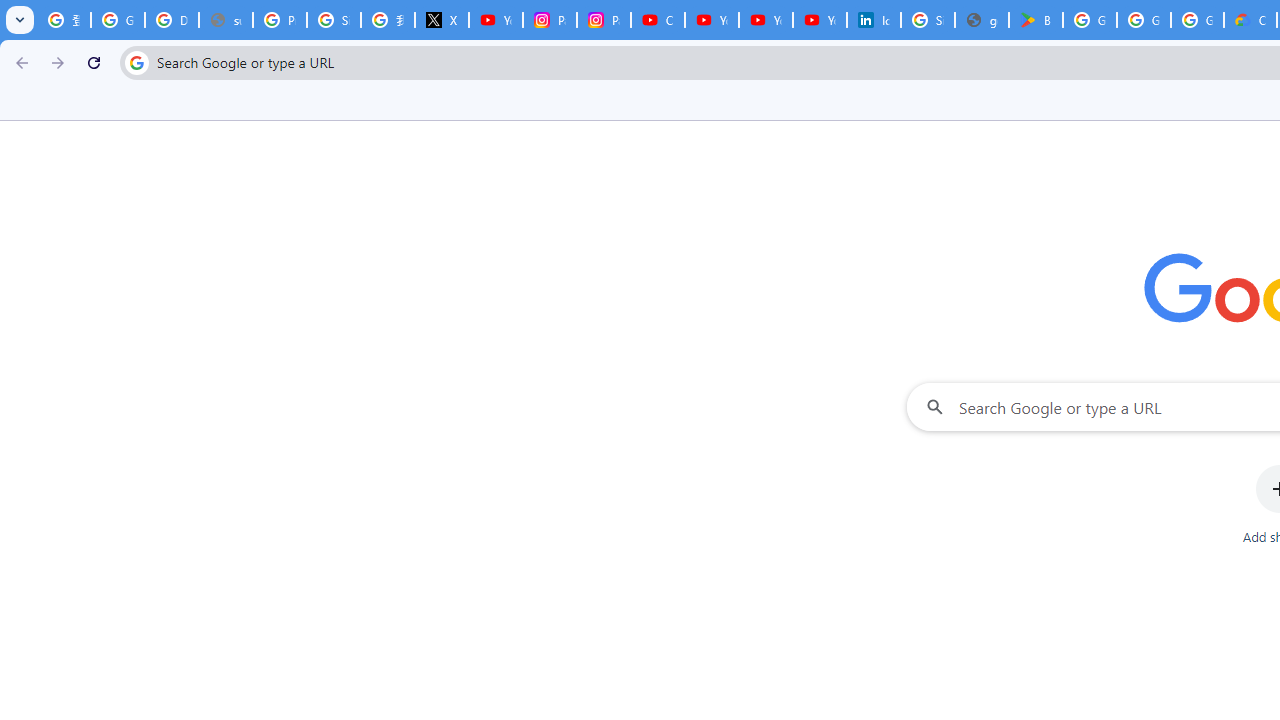 The height and width of the screenshot is (720, 1280). Describe the element at coordinates (279, 20) in the screenshot. I see `'Privacy Help Center - Policies Help'` at that location.